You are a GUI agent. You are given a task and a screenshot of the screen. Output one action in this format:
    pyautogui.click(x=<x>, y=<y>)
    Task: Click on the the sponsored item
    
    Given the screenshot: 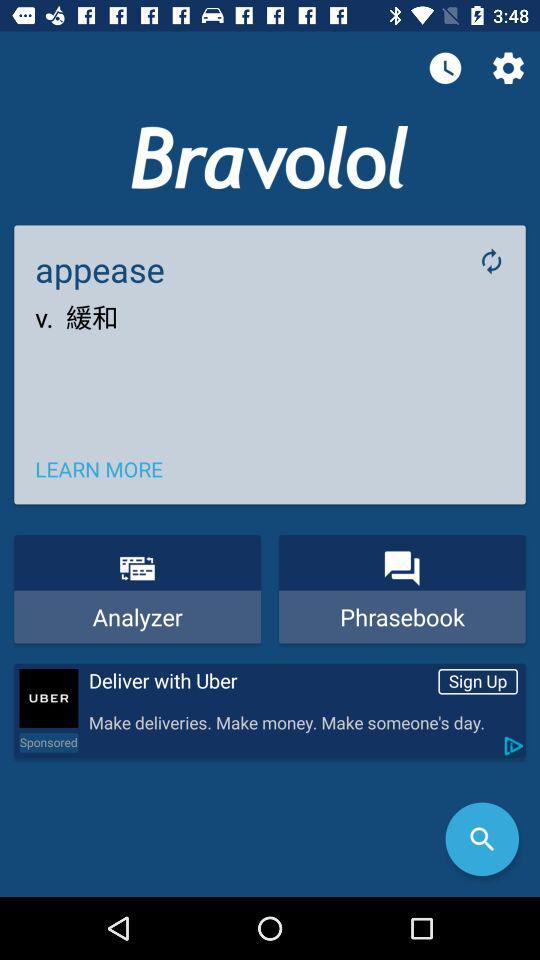 What is the action you would take?
    pyautogui.click(x=48, y=741)
    